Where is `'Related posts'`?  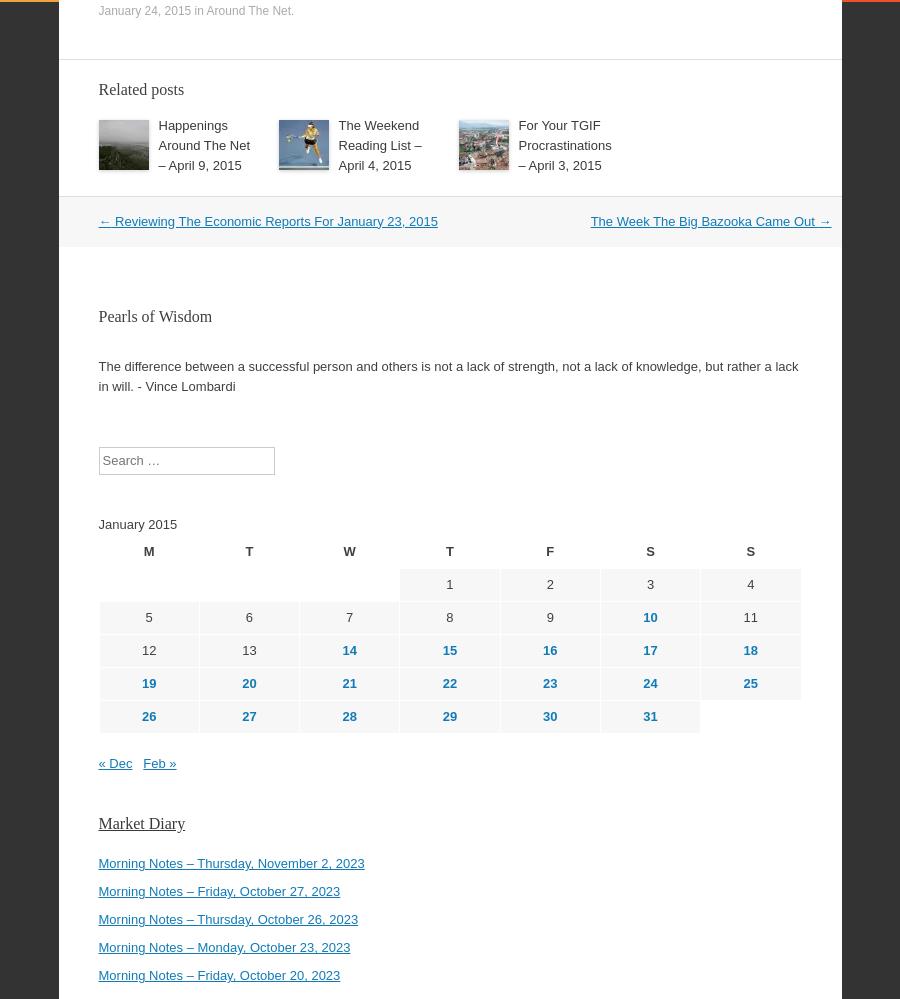
'Related posts' is located at coordinates (141, 33).